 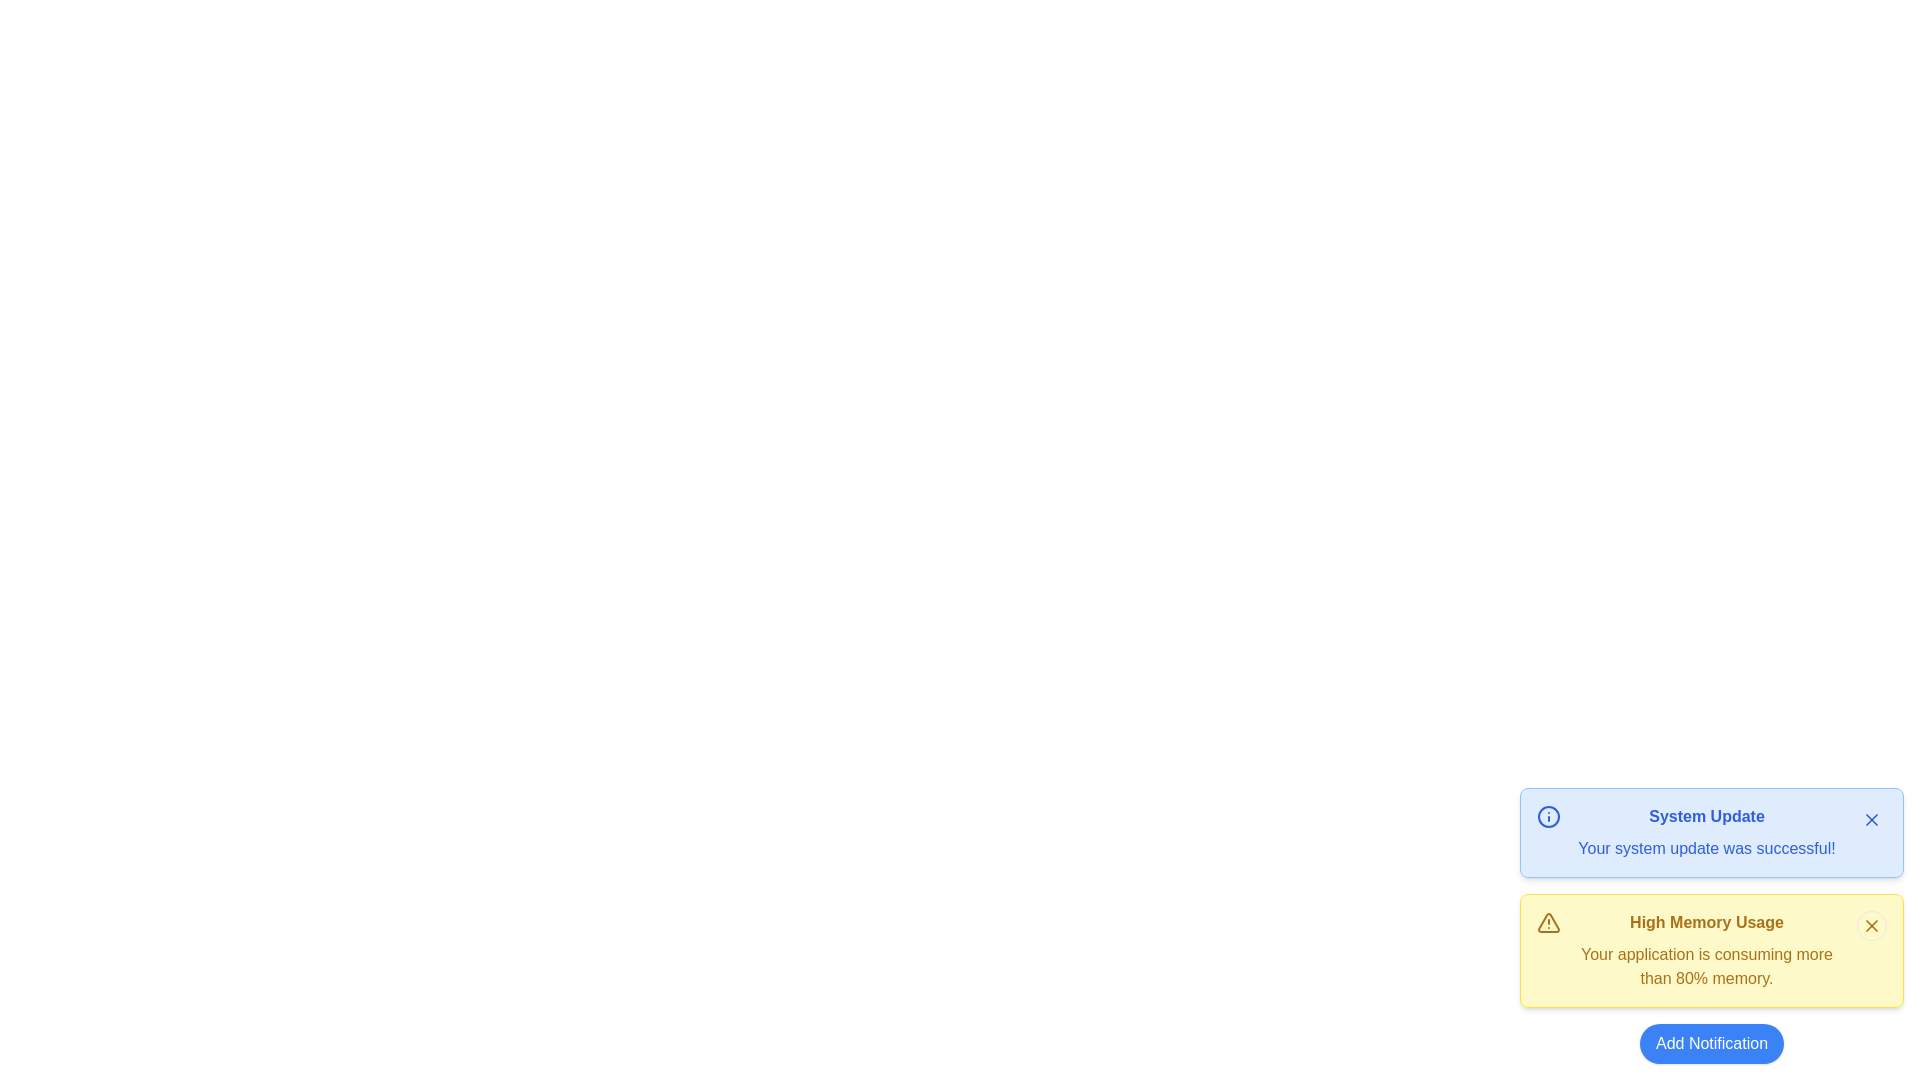 I want to click on confirmation text label located in the bottom segment of the blue notification card, below the heading 'System Update', on the upper right side of the interface, so click(x=1706, y=848).